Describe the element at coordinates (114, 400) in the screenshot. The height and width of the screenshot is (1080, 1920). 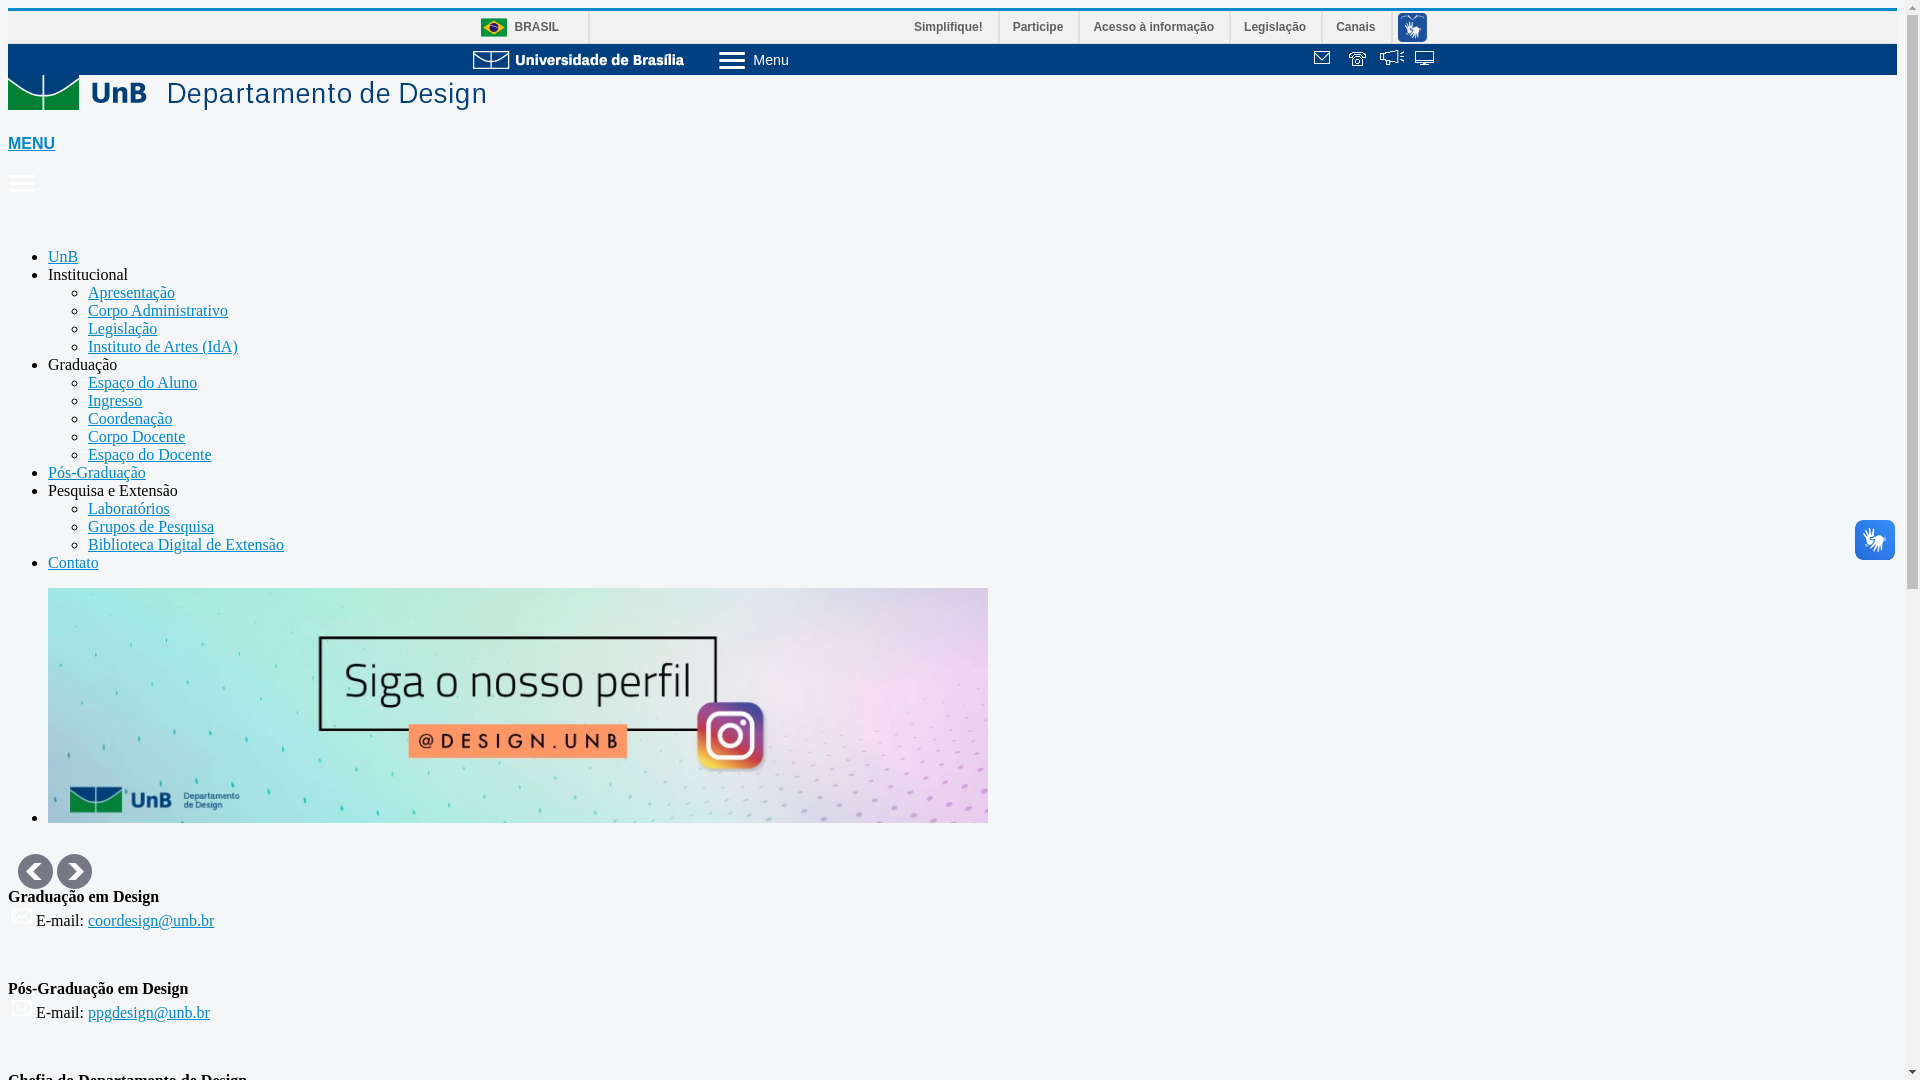
I see `'Ingresso'` at that location.